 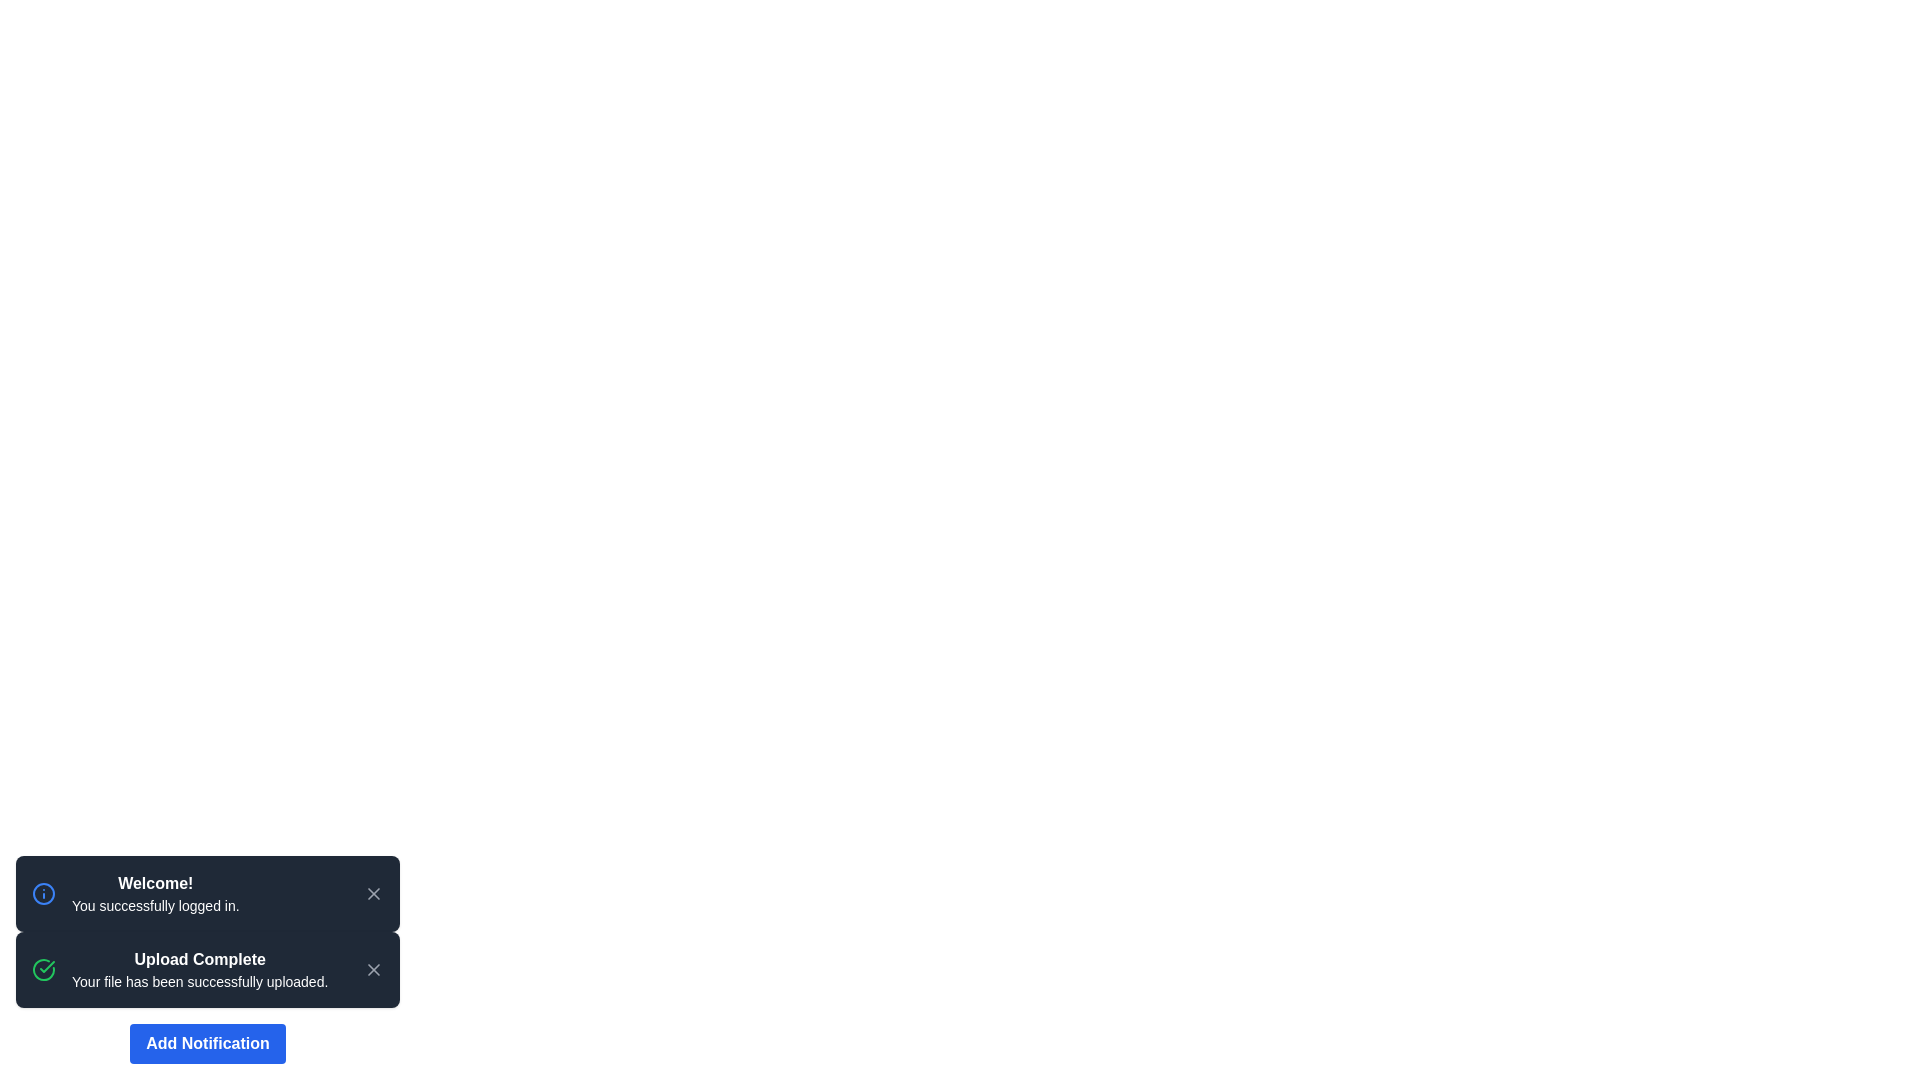 What do you see at coordinates (43, 893) in the screenshot?
I see `the blue circular icon with a white center located in the middle of the notification window titled 'Welcome!'` at bounding box center [43, 893].